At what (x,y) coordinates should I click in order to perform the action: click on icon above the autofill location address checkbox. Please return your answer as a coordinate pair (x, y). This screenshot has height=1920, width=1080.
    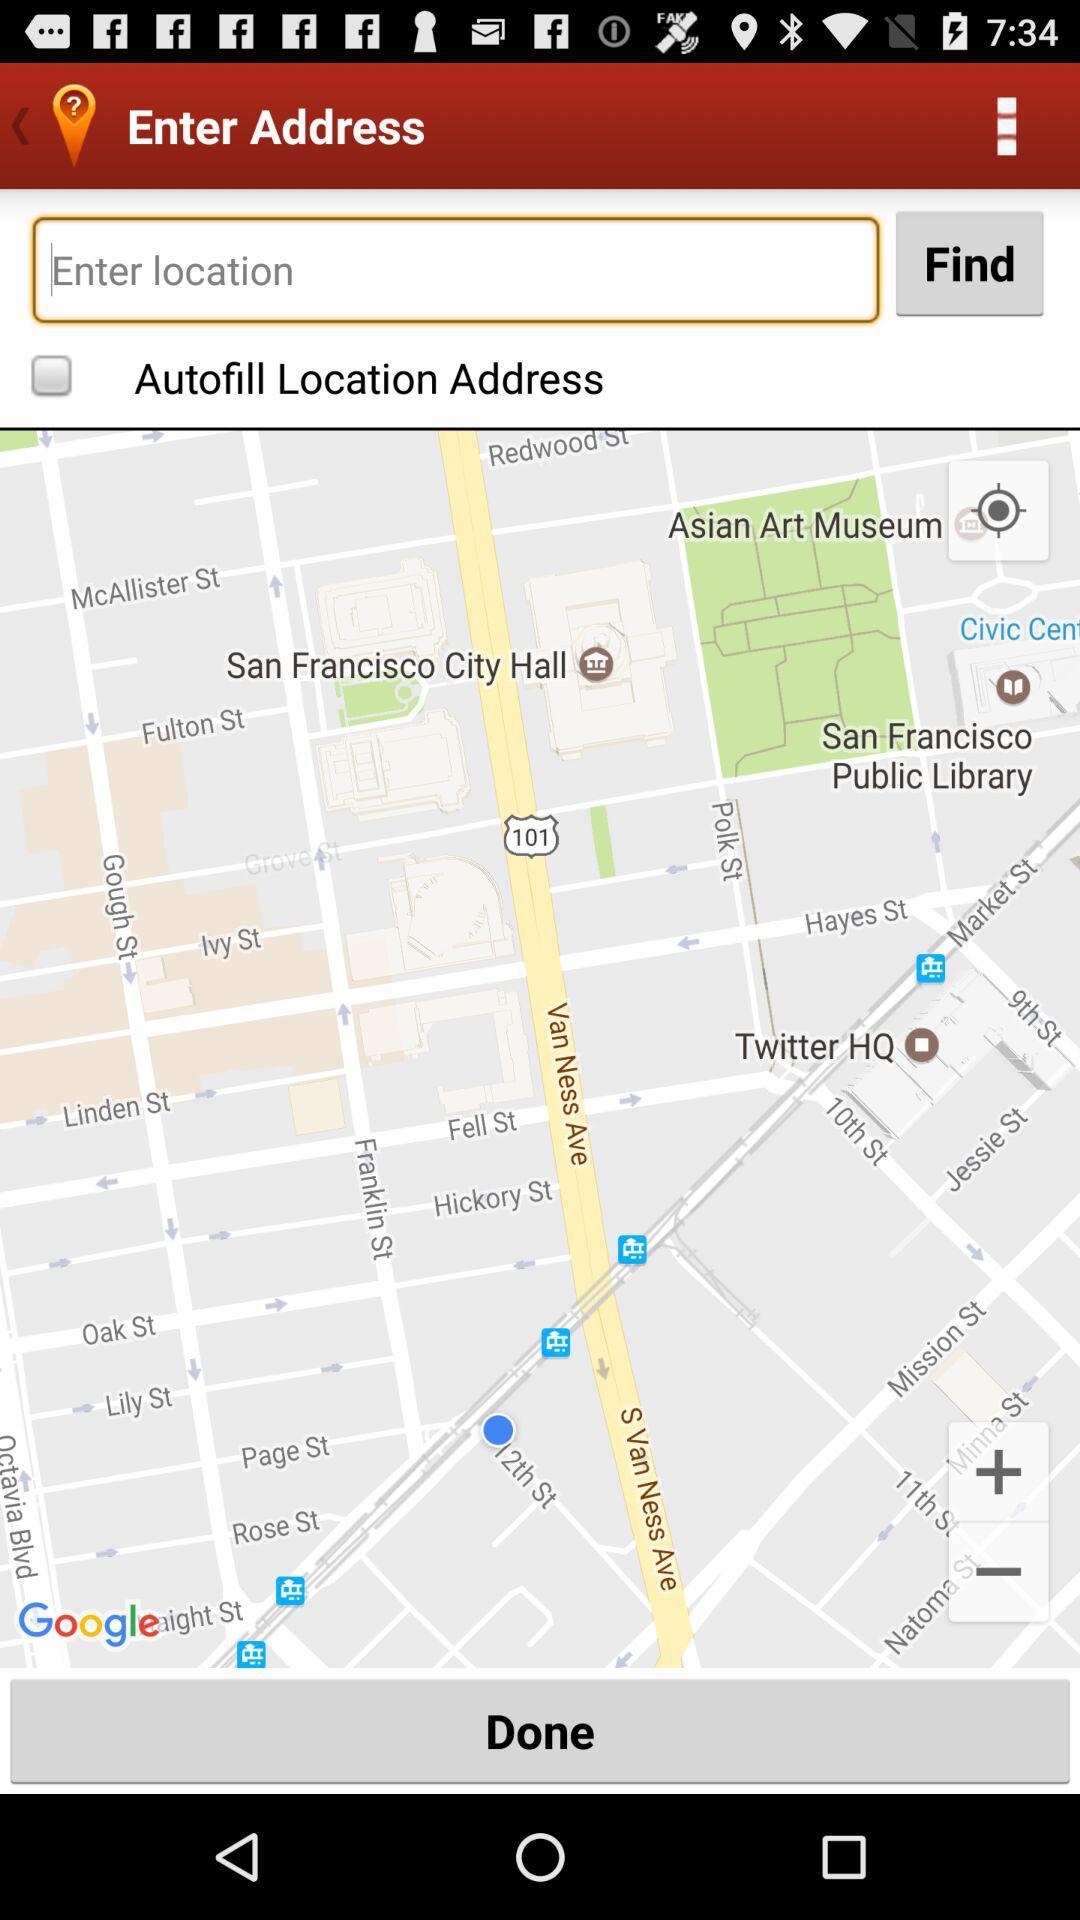
    Looking at the image, I should click on (455, 268).